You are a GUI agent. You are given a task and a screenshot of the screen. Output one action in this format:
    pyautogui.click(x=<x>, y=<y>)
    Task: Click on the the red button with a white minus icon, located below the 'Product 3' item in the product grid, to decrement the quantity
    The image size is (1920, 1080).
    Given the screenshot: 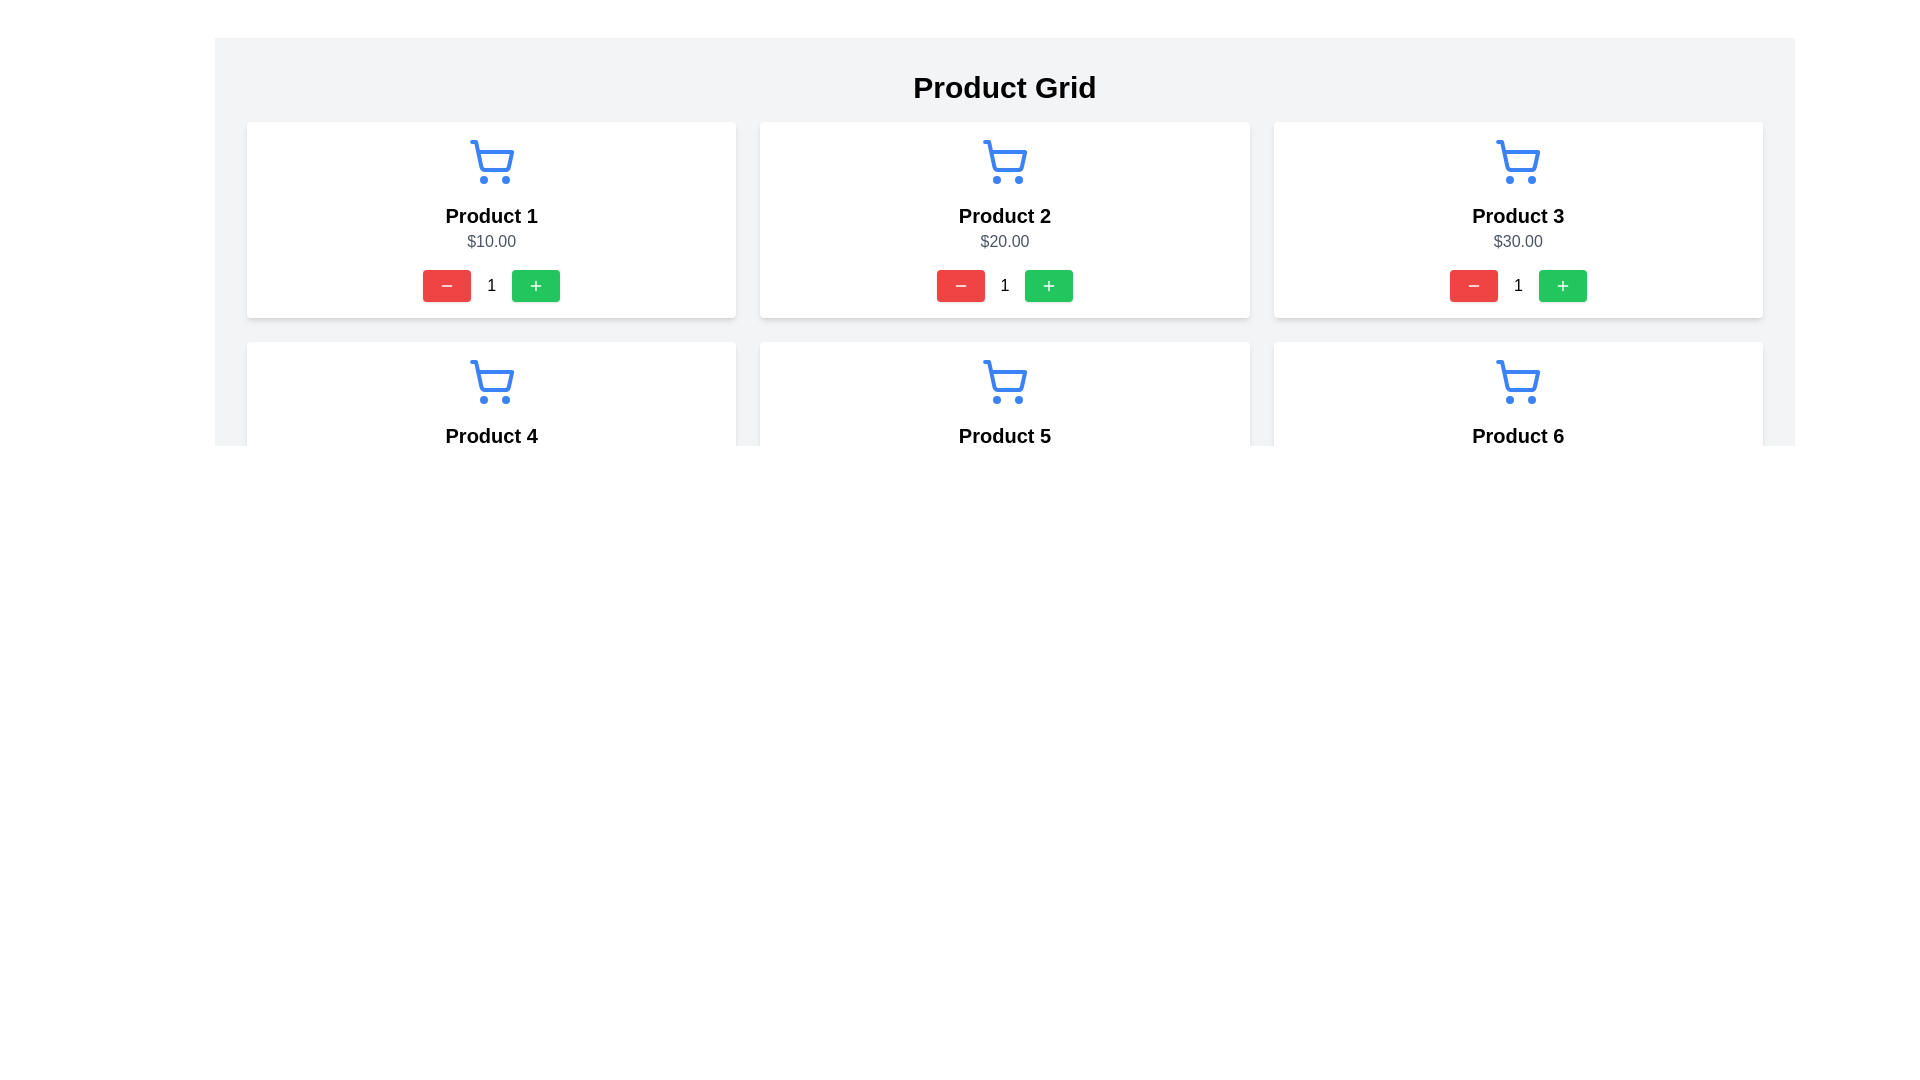 What is the action you would take?
    pyautogui.click(x=1473, y=285)
    